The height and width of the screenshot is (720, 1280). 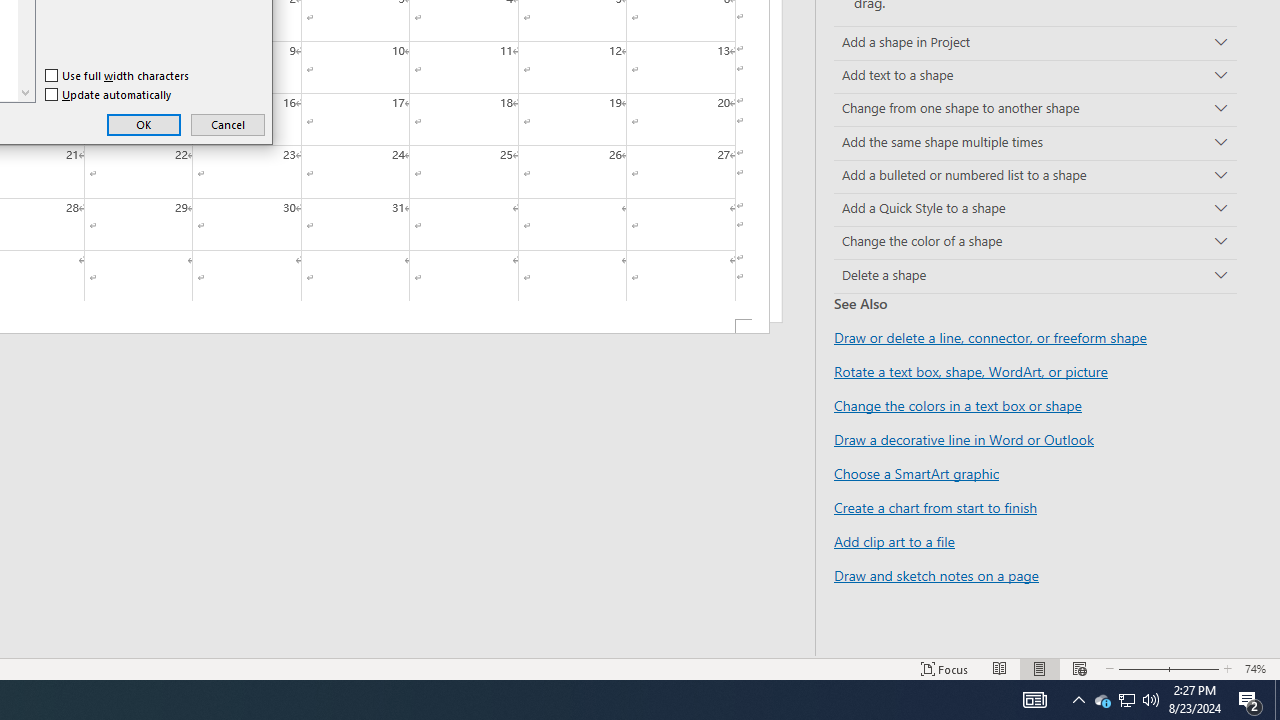 What do you see at coordinates (1035, 176) in the screenshot?
I see `'Add a bulleted or numbered list to a shape'` at bounding box center [1035, 176].